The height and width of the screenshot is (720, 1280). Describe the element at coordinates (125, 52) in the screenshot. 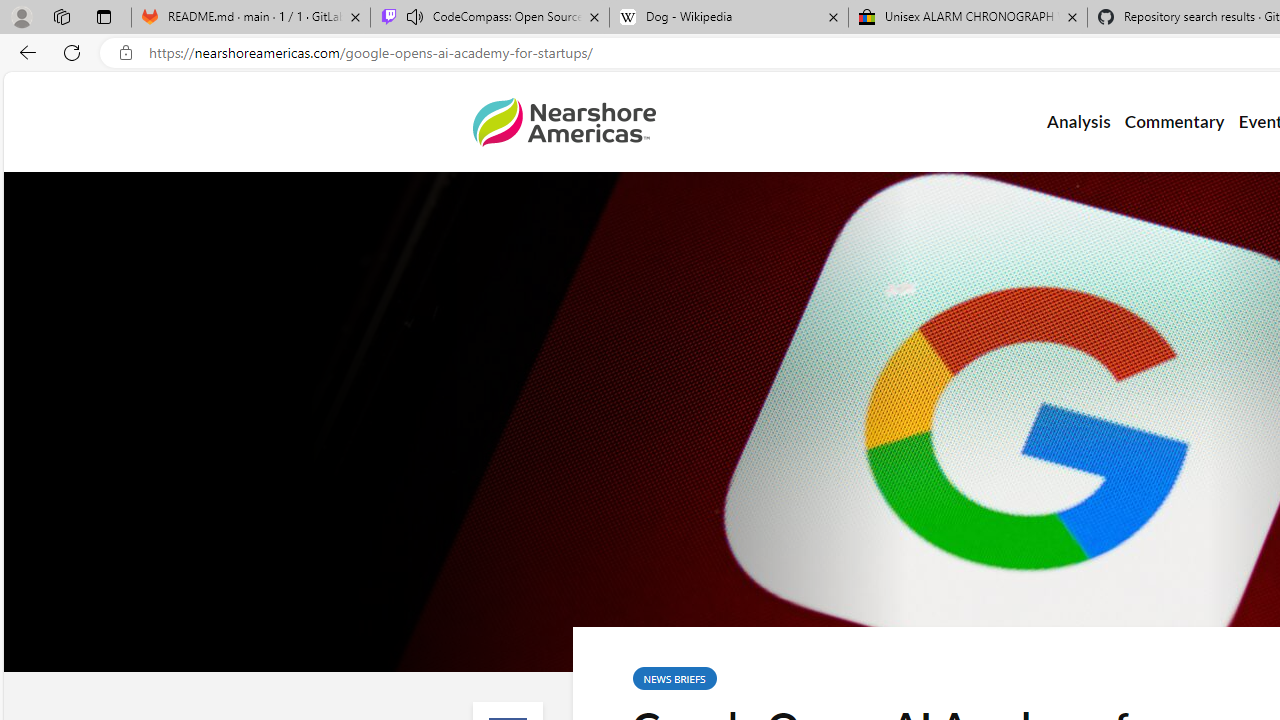

I see `'View site information'` at that location.